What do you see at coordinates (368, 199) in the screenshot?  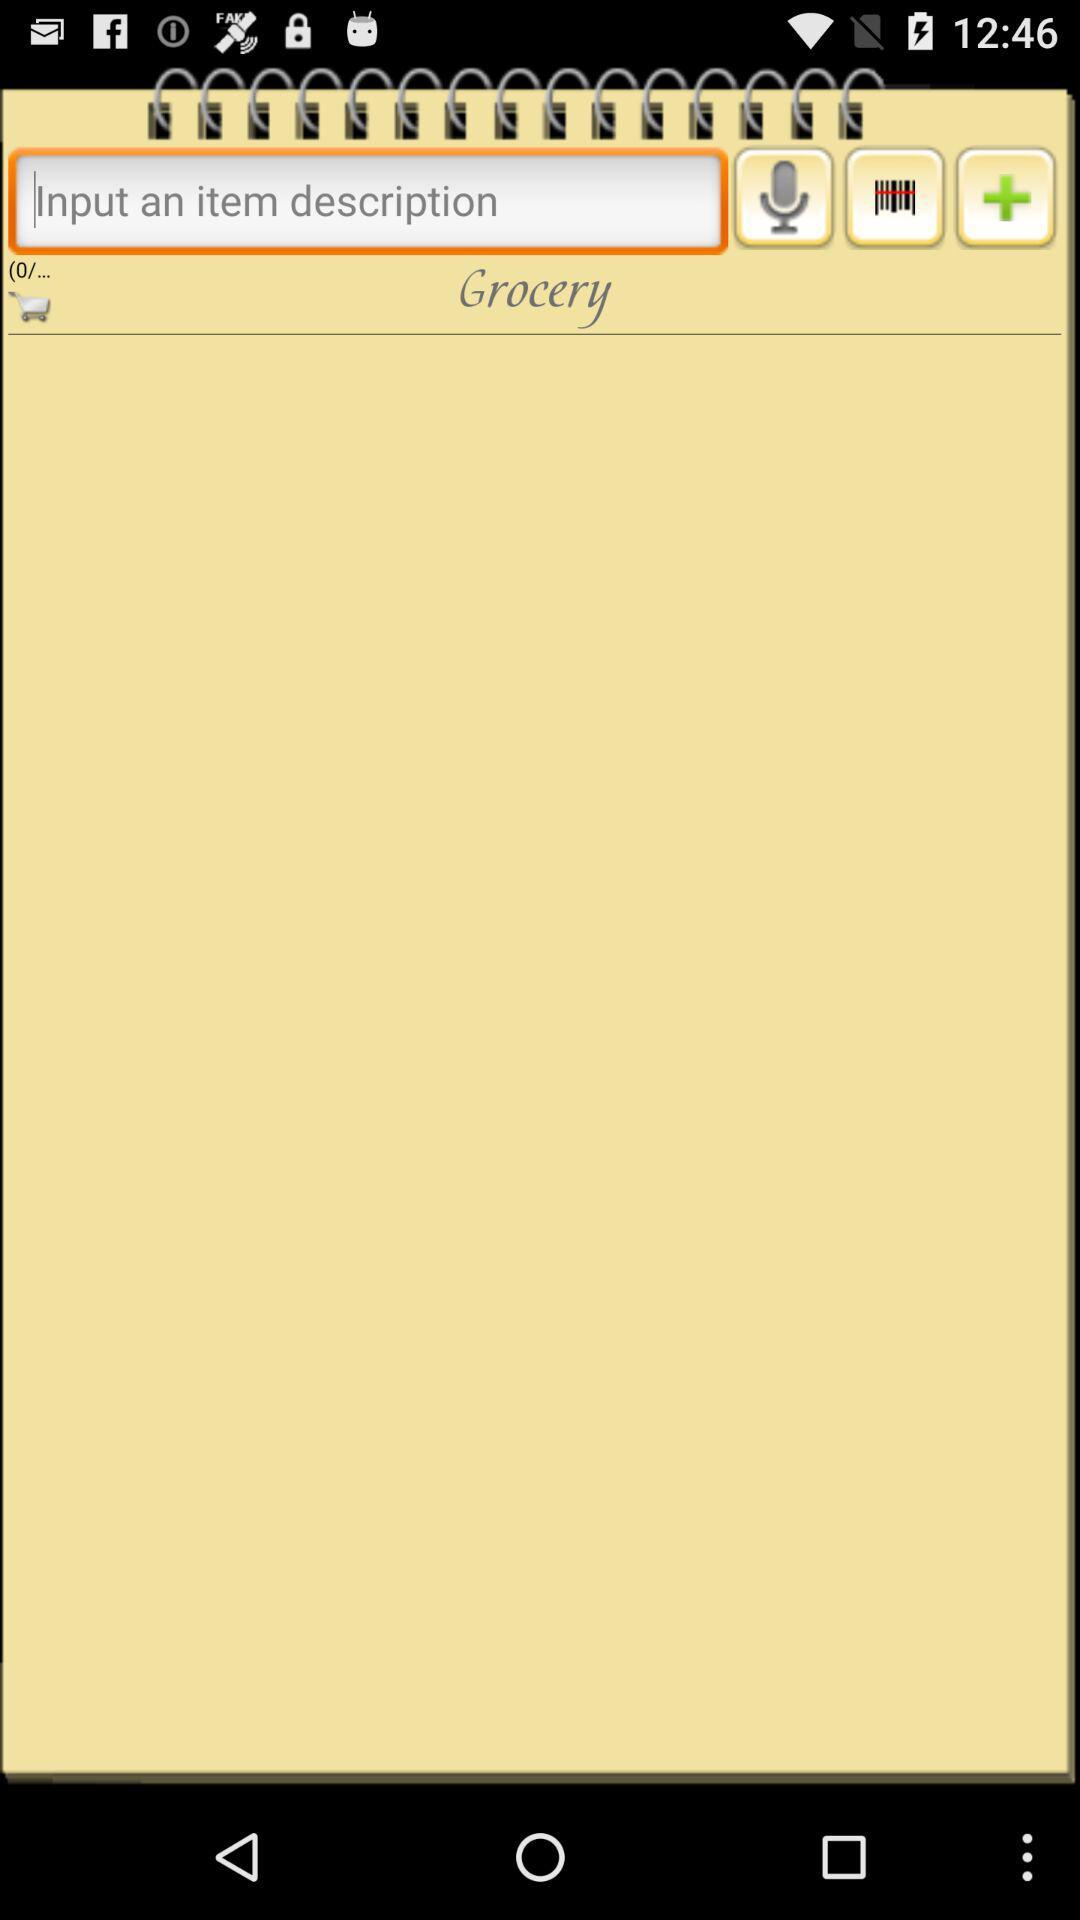 I see `input item description` at bounding box center [368, 199].